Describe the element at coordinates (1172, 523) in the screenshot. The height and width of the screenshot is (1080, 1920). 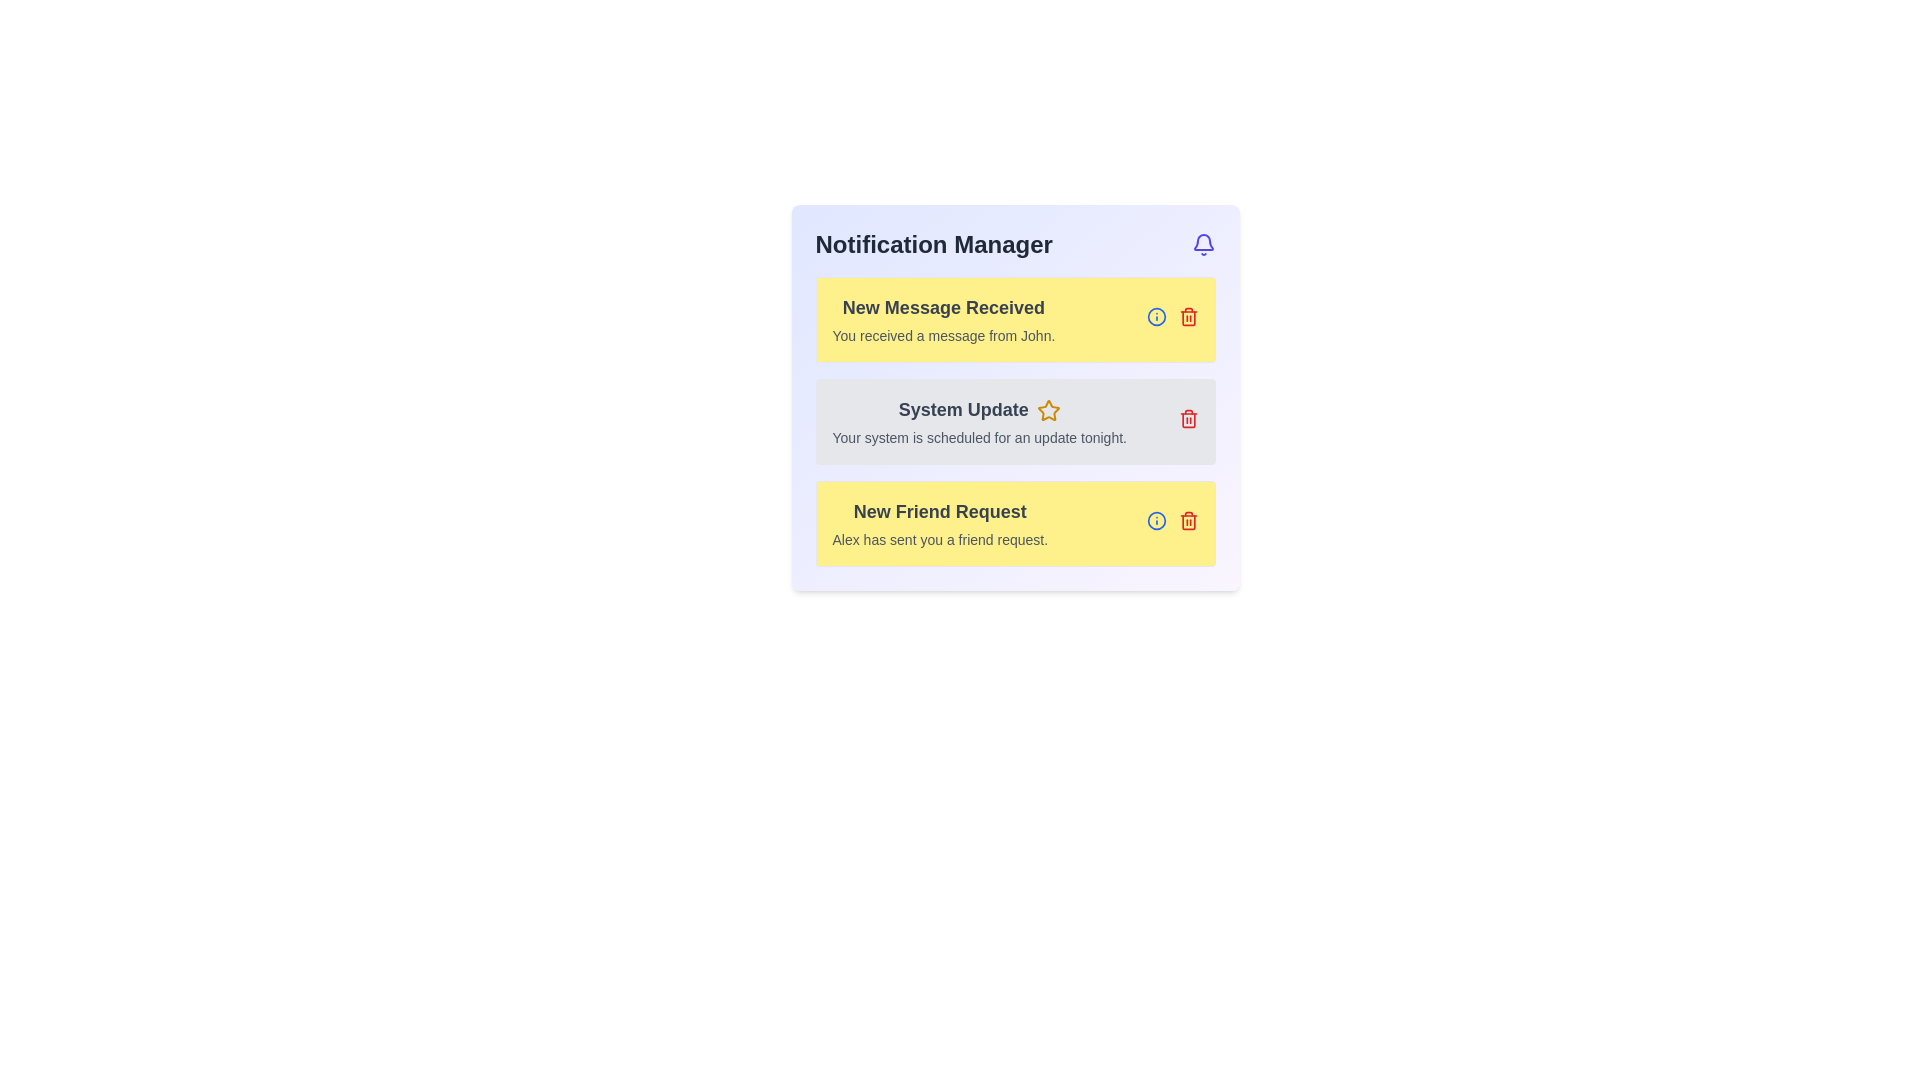
I see `the blue 'info' icon or the red 'trash bin' icon` at that location.